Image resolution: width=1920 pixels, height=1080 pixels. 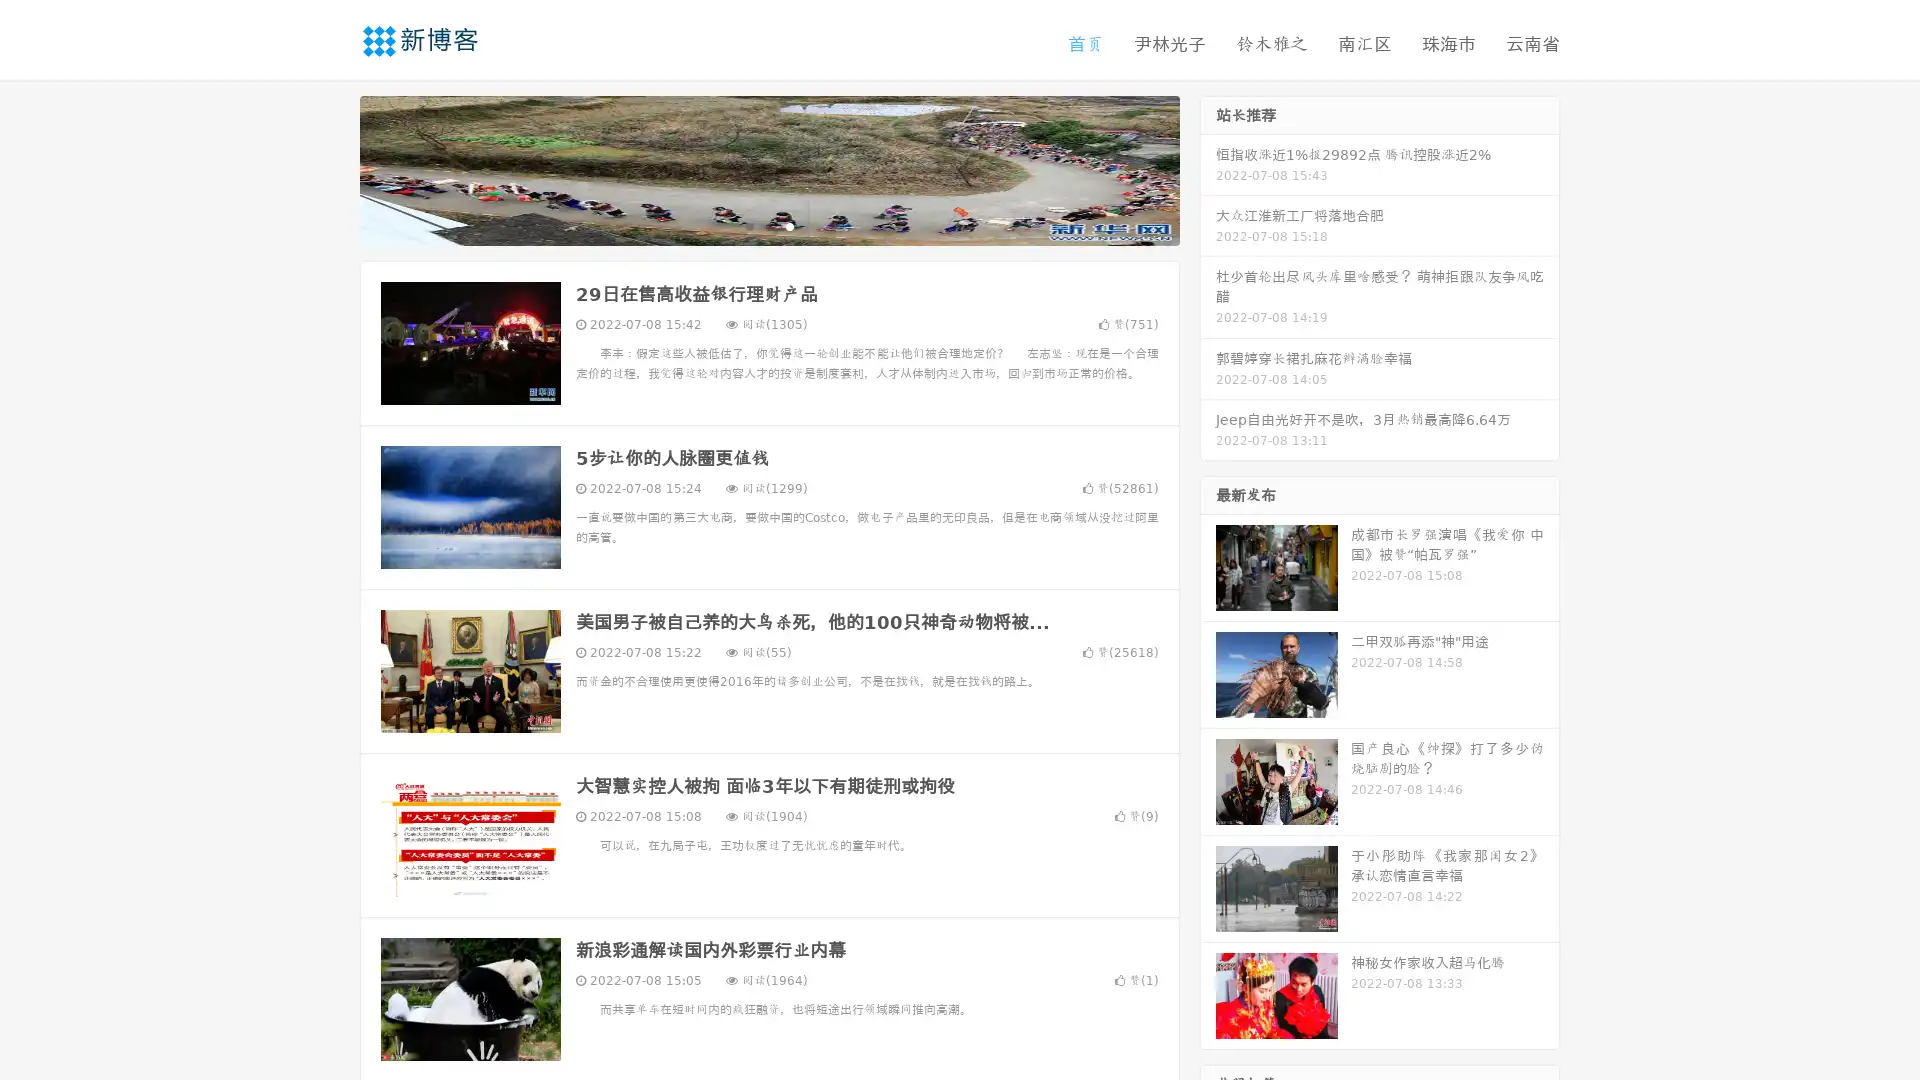 I want to click on Go to slide 2, so click(x=768, y=225).